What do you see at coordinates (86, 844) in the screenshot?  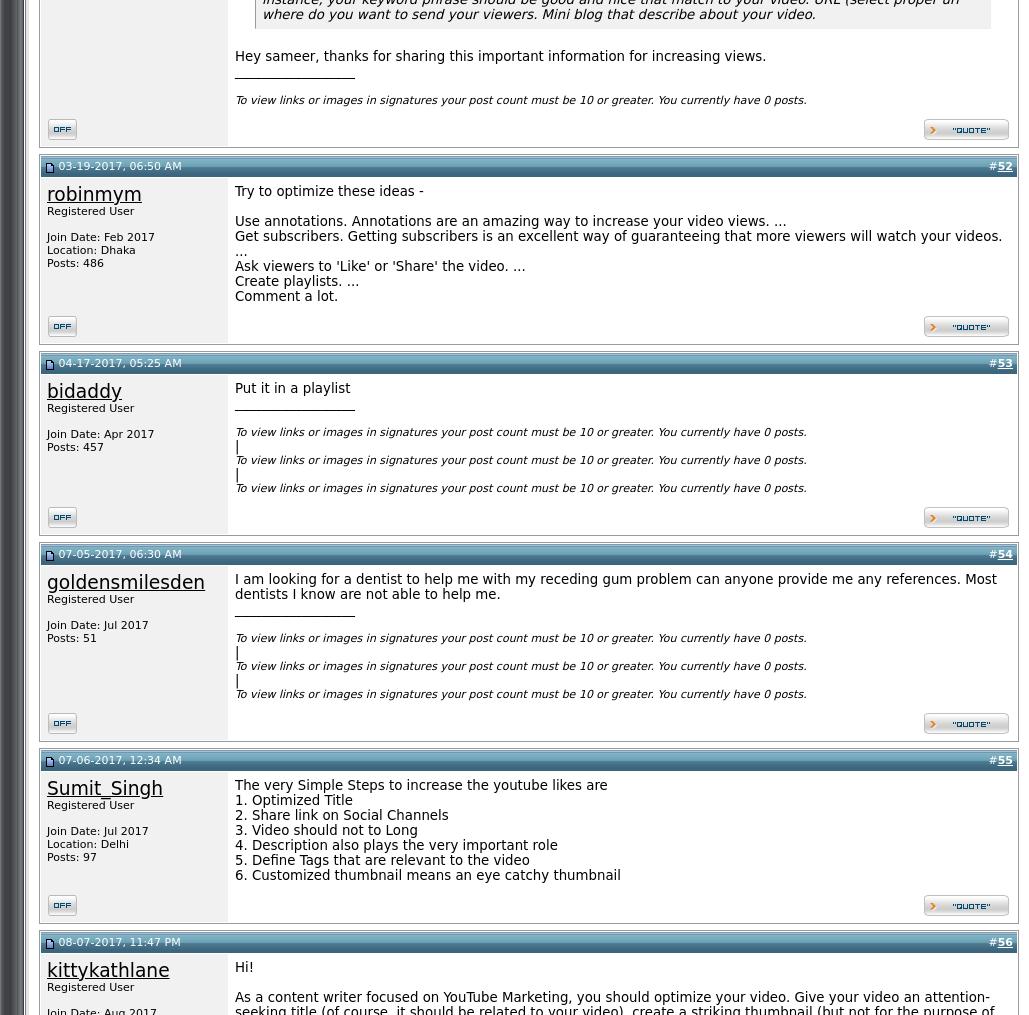 I see `'Location: Delhi'` at bounding box center [86, 844].